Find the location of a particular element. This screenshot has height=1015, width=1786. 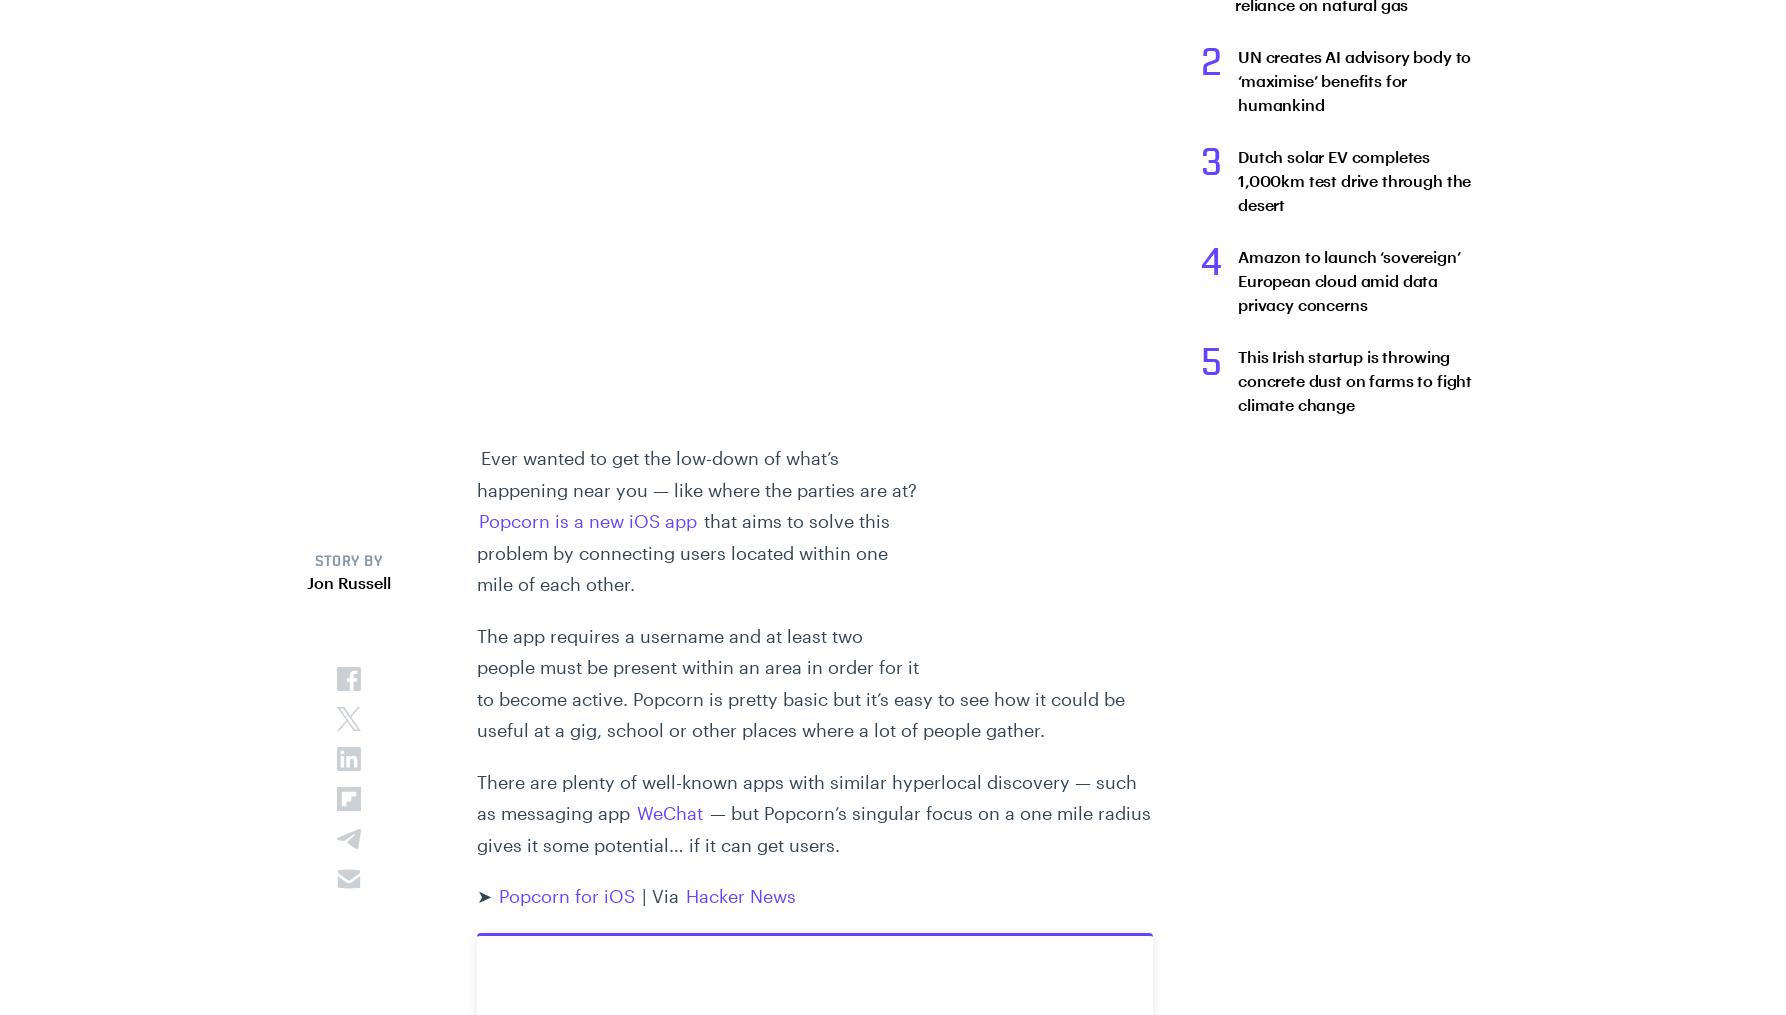

'WeChat' is located at coordinates (637, 813).